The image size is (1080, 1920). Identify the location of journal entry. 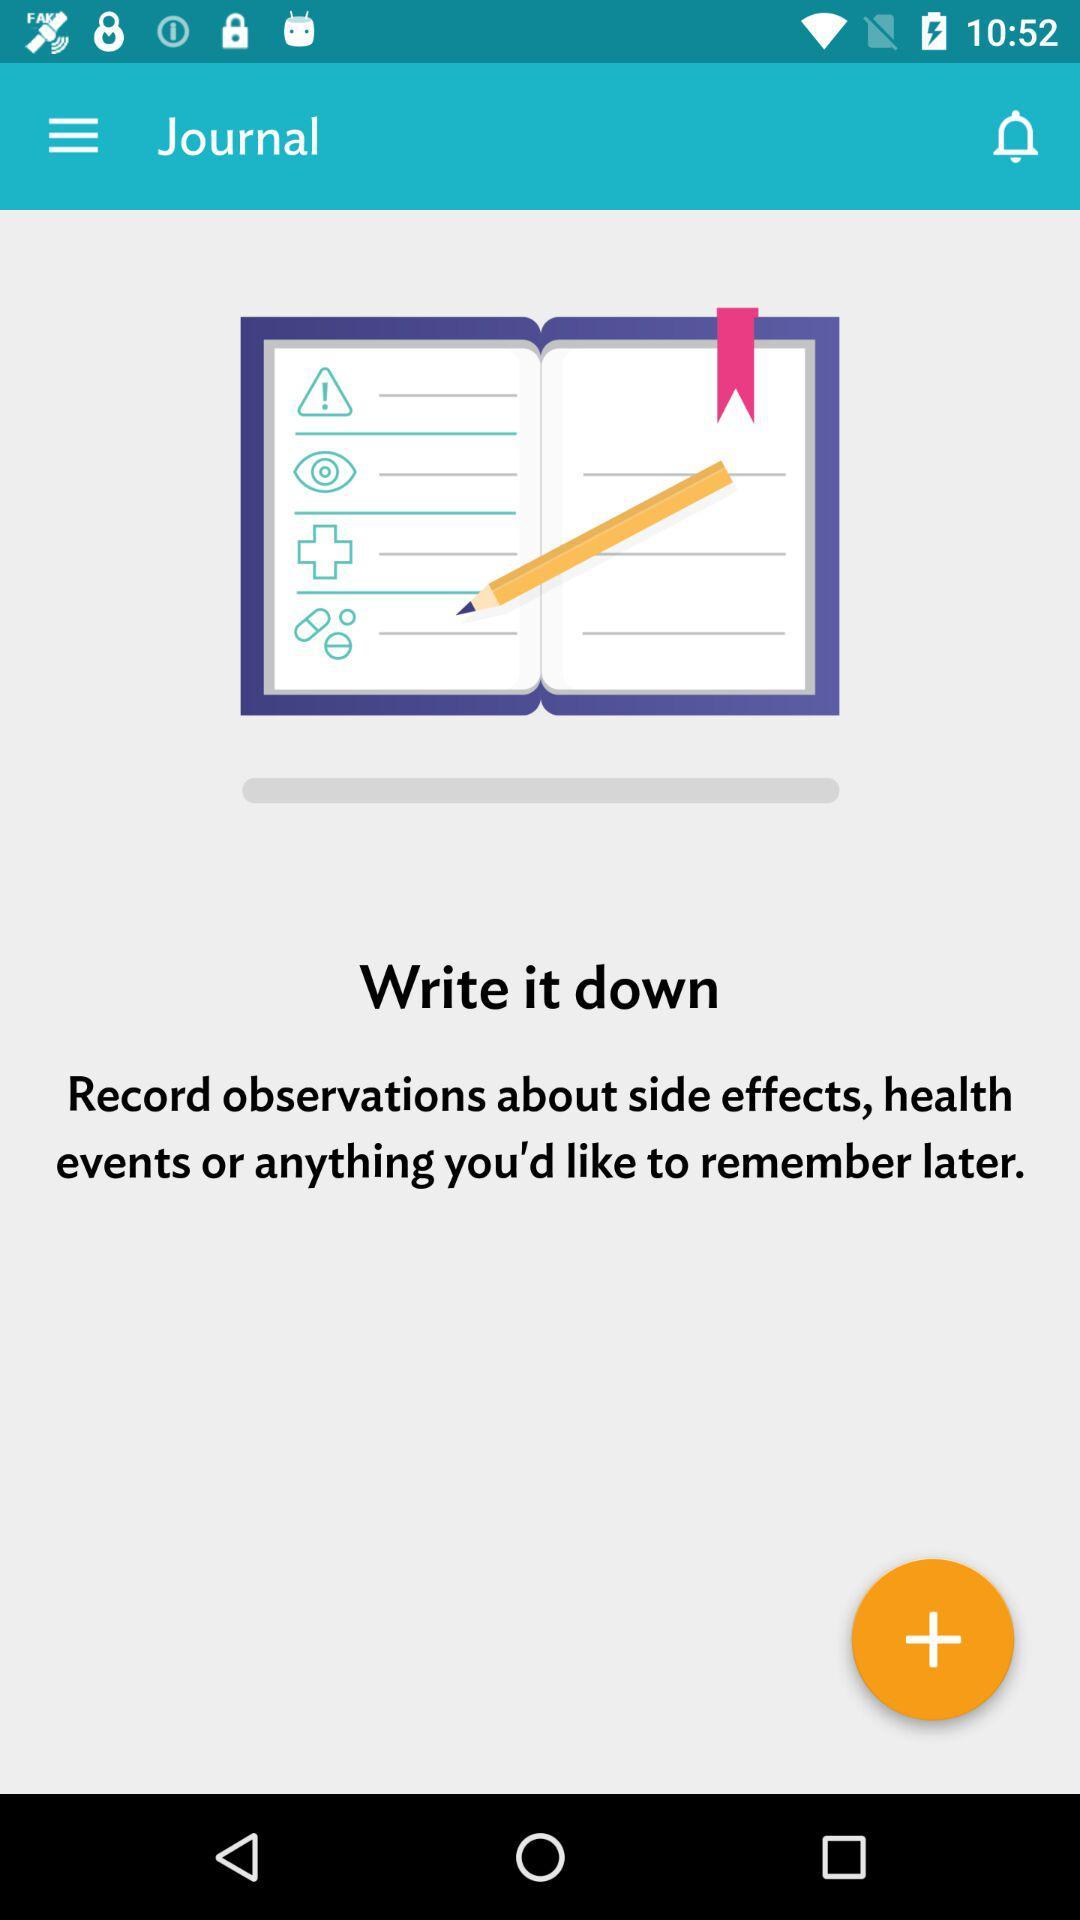
(933, 1646).